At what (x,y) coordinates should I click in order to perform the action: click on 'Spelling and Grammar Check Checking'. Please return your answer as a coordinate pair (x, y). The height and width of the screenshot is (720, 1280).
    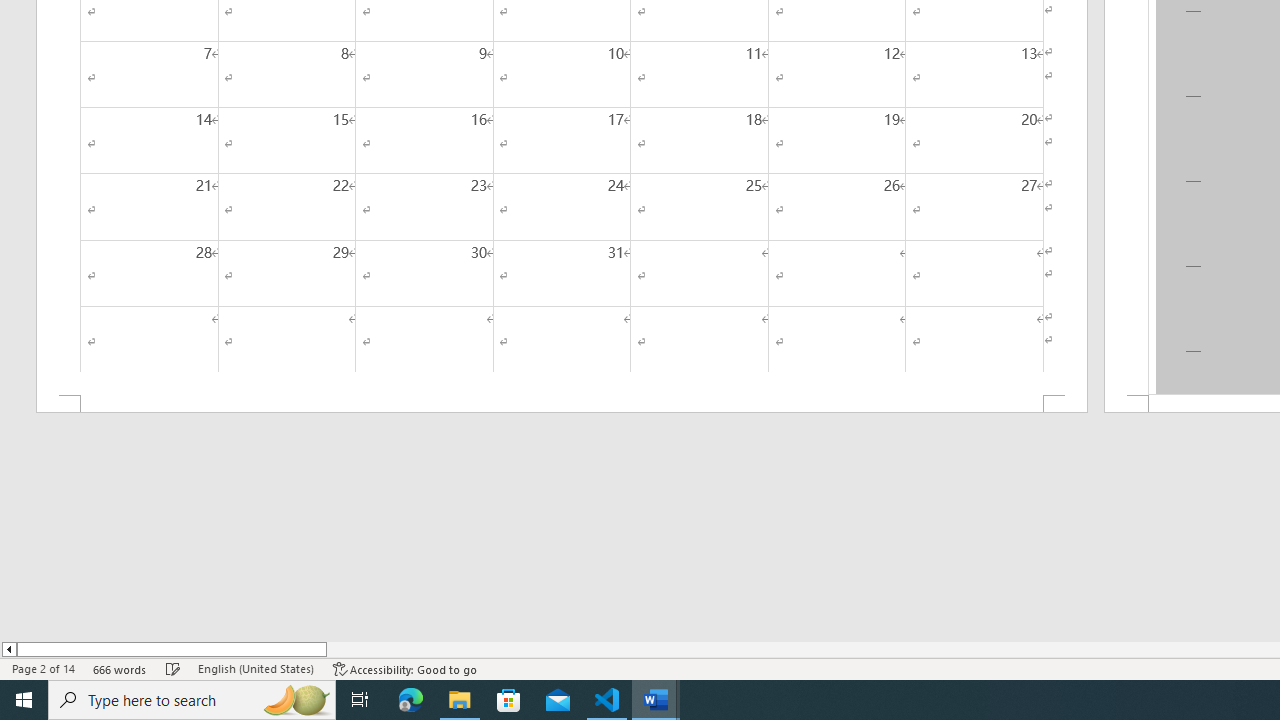
    Looking at the image, I should click on (173, 669).